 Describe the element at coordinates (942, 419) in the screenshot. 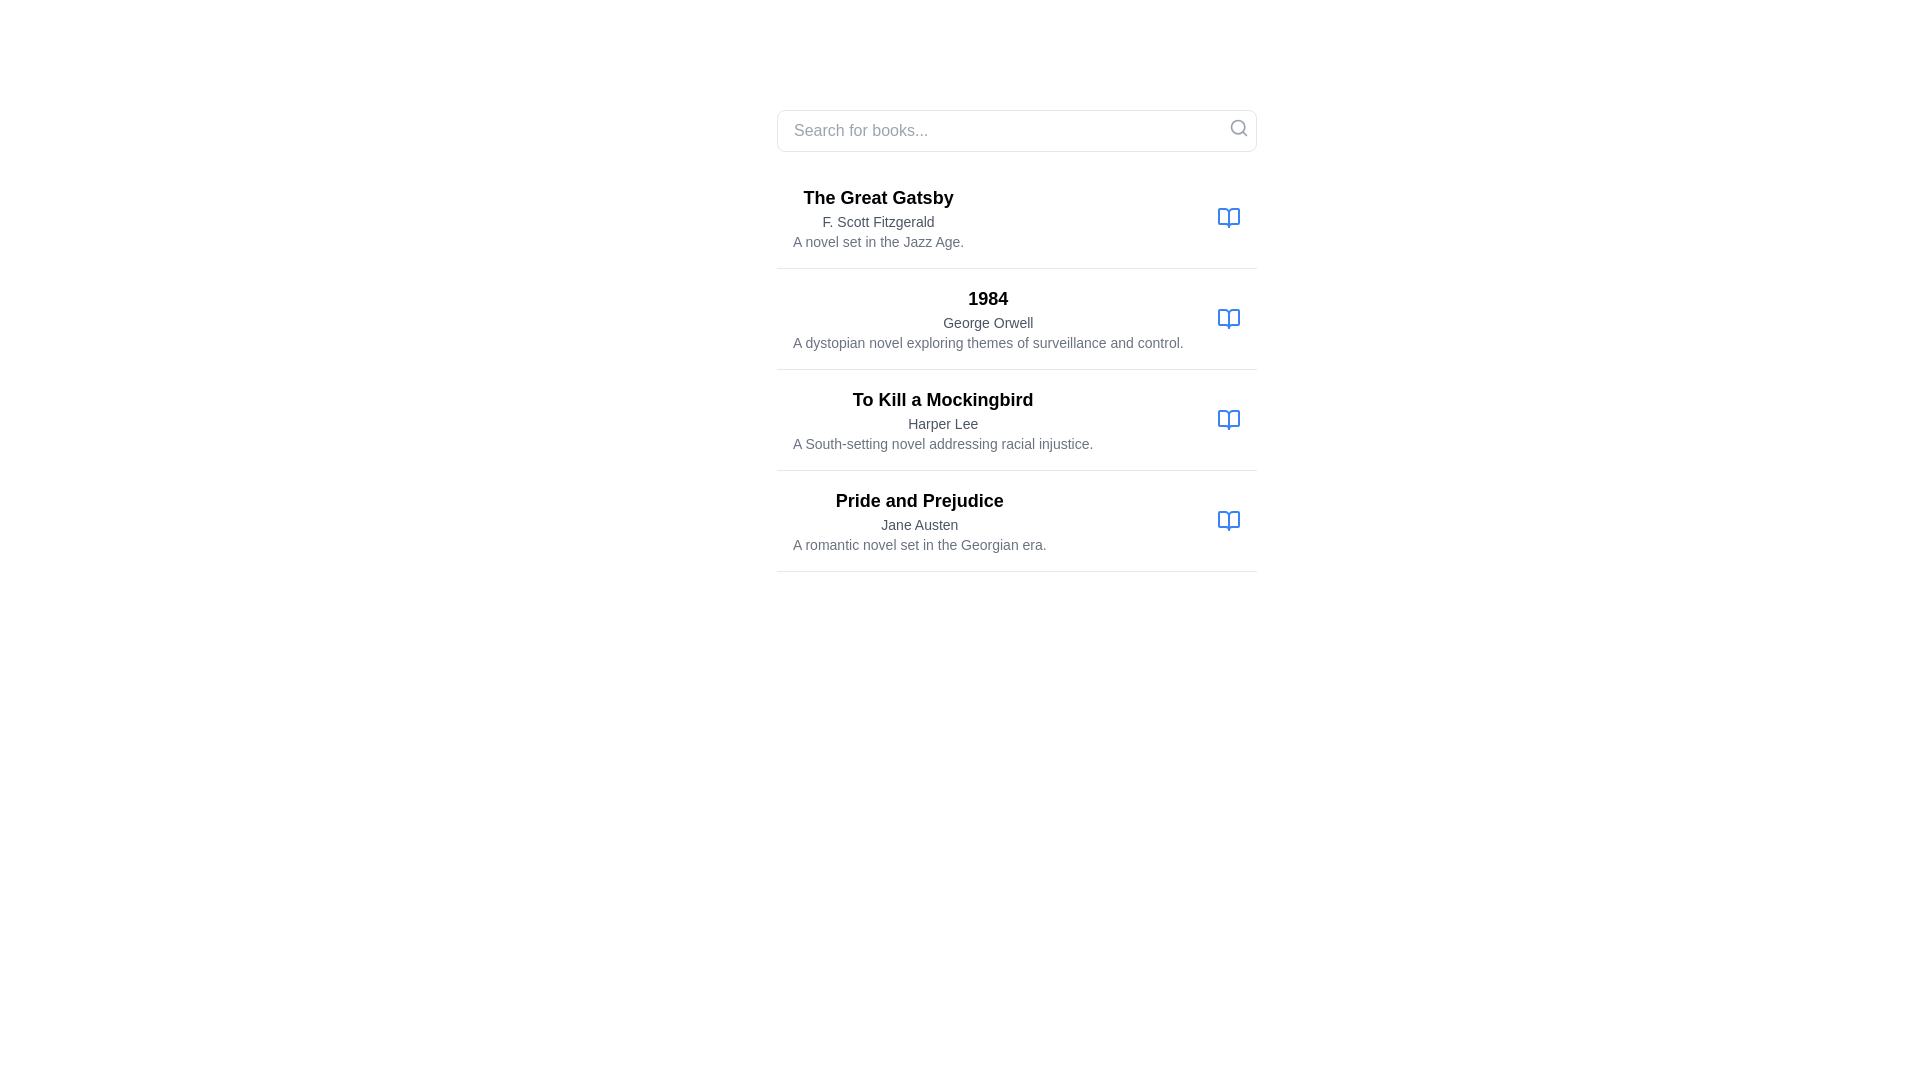

I see `the text-based informational component displaying 'To Kill a Mockingbird' by Harper Lee, which is the third entry in the list layout` at that location.